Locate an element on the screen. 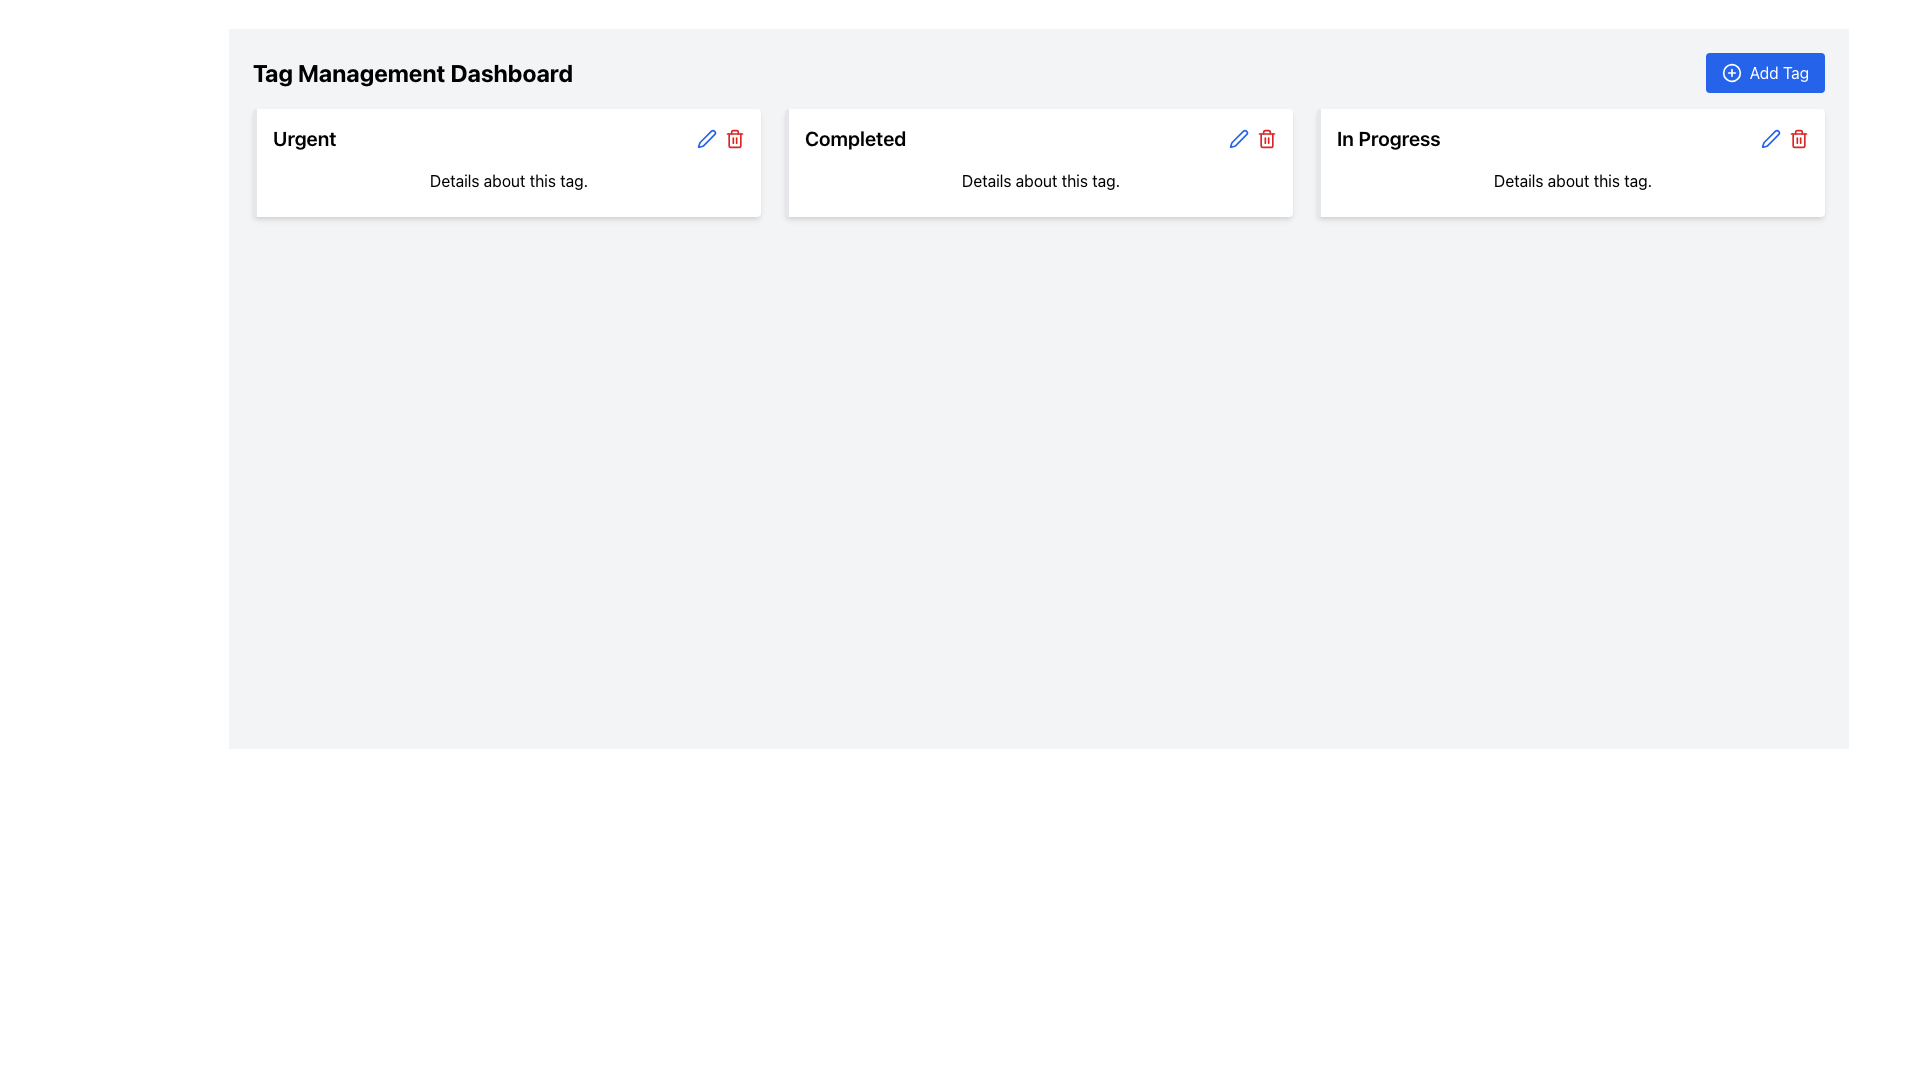 The image size is (1920, 1080). the 'Add Tag' button located in the top right corner of the interface, which features a circular icon with a plus sign at its center and a blue background is located at coordinates (1730, 72).